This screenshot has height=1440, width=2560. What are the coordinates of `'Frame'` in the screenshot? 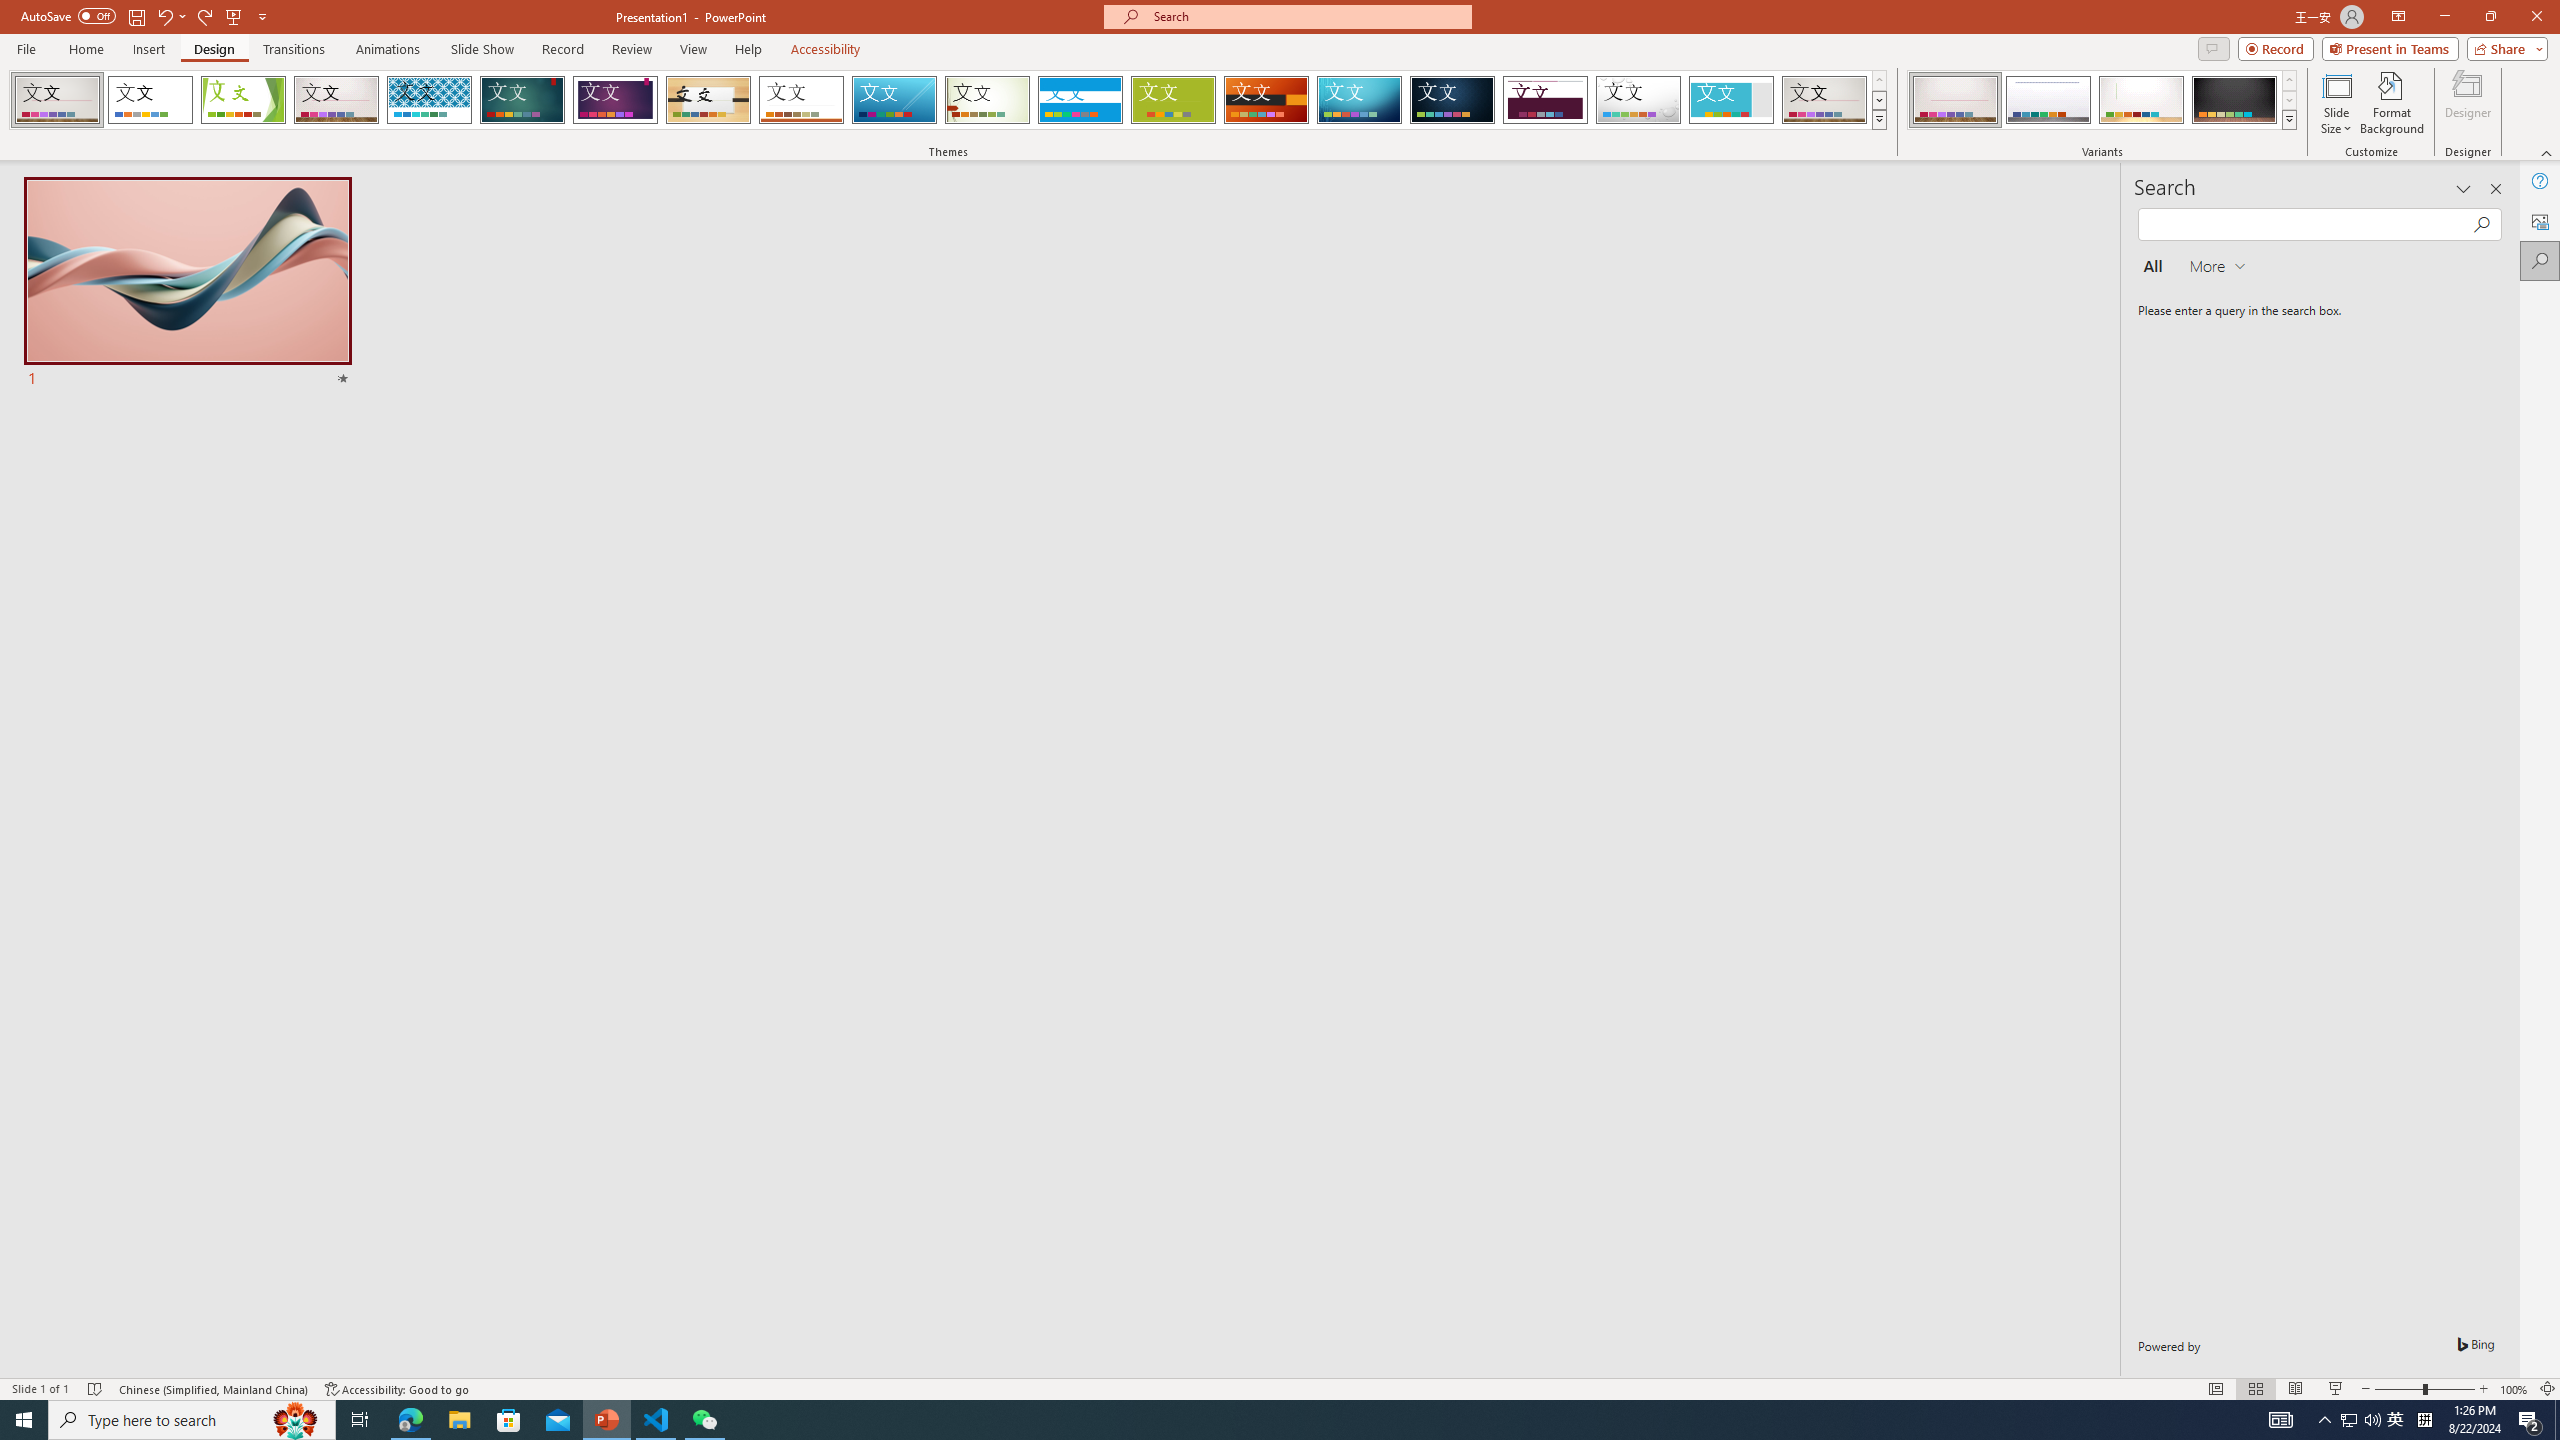 It's located at (1731, 99).